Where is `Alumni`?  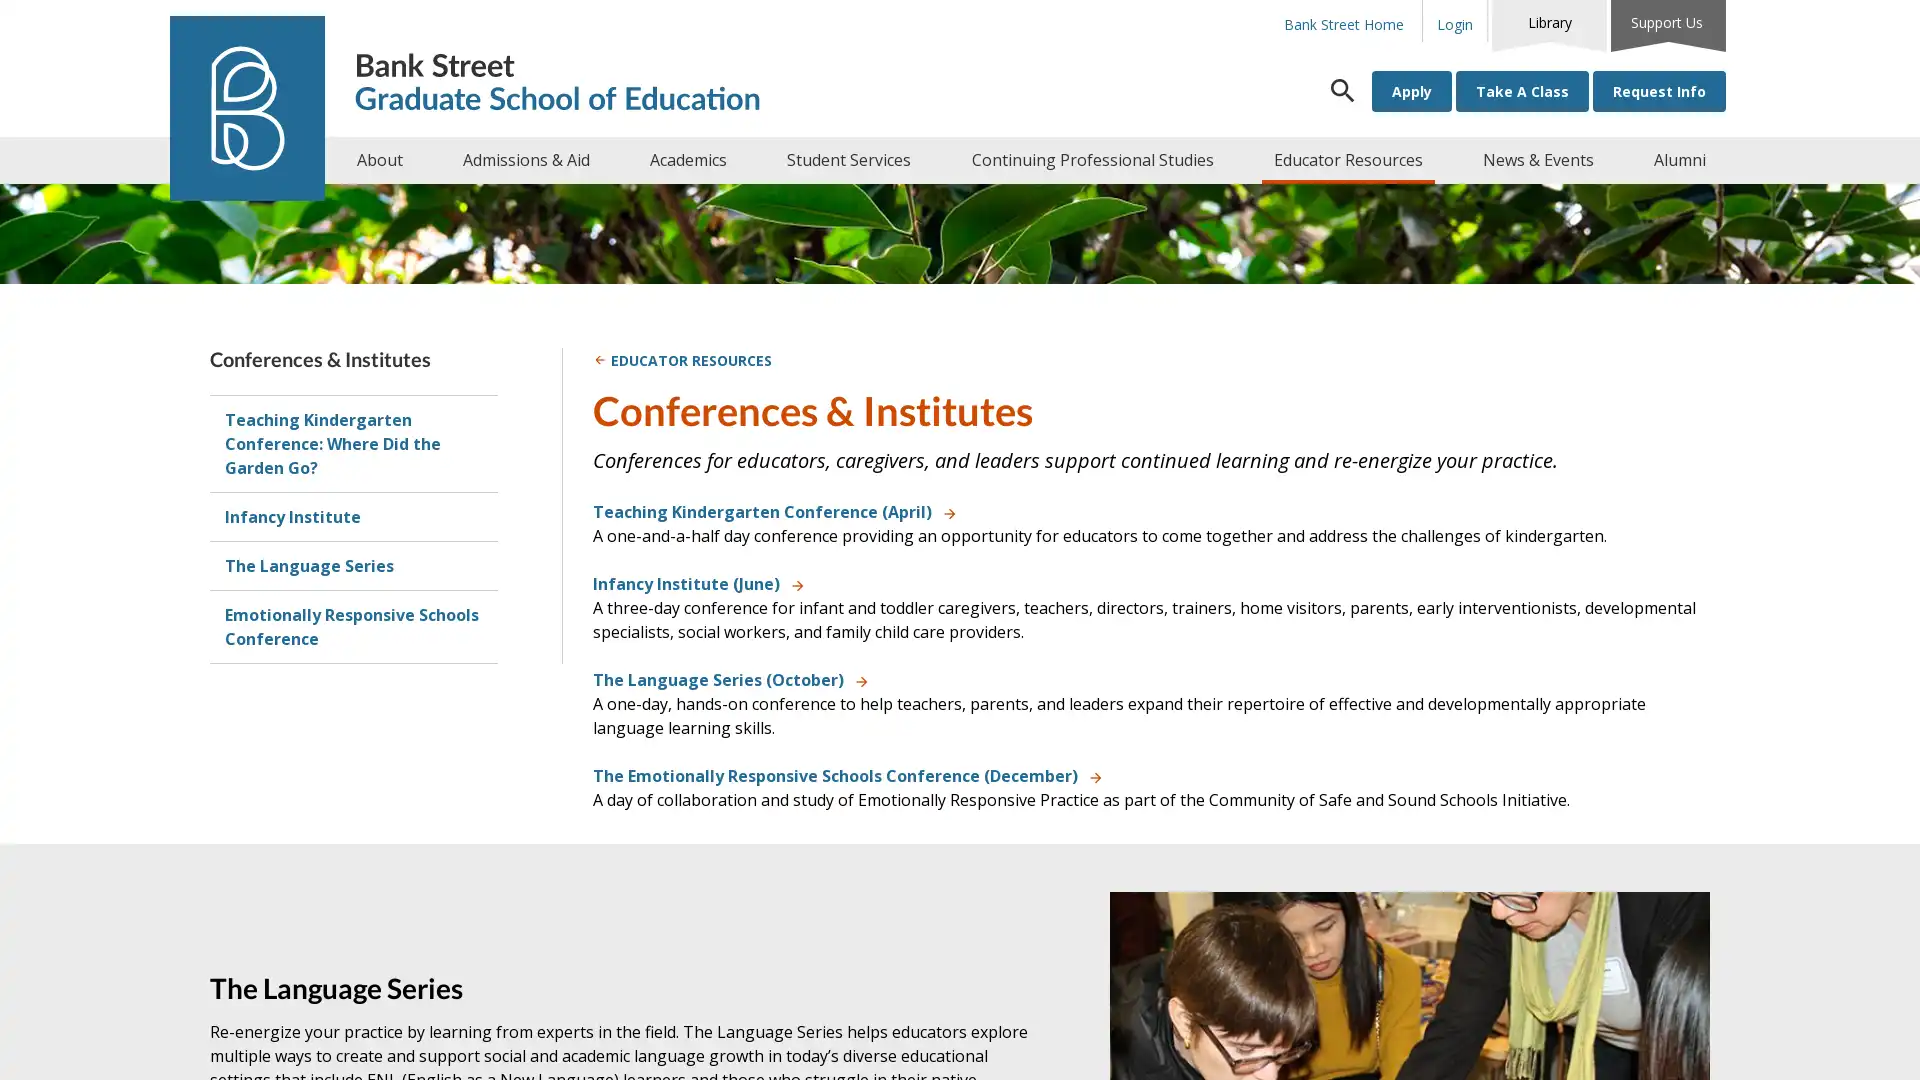 Alumni is located at coordinates (1679, 159).